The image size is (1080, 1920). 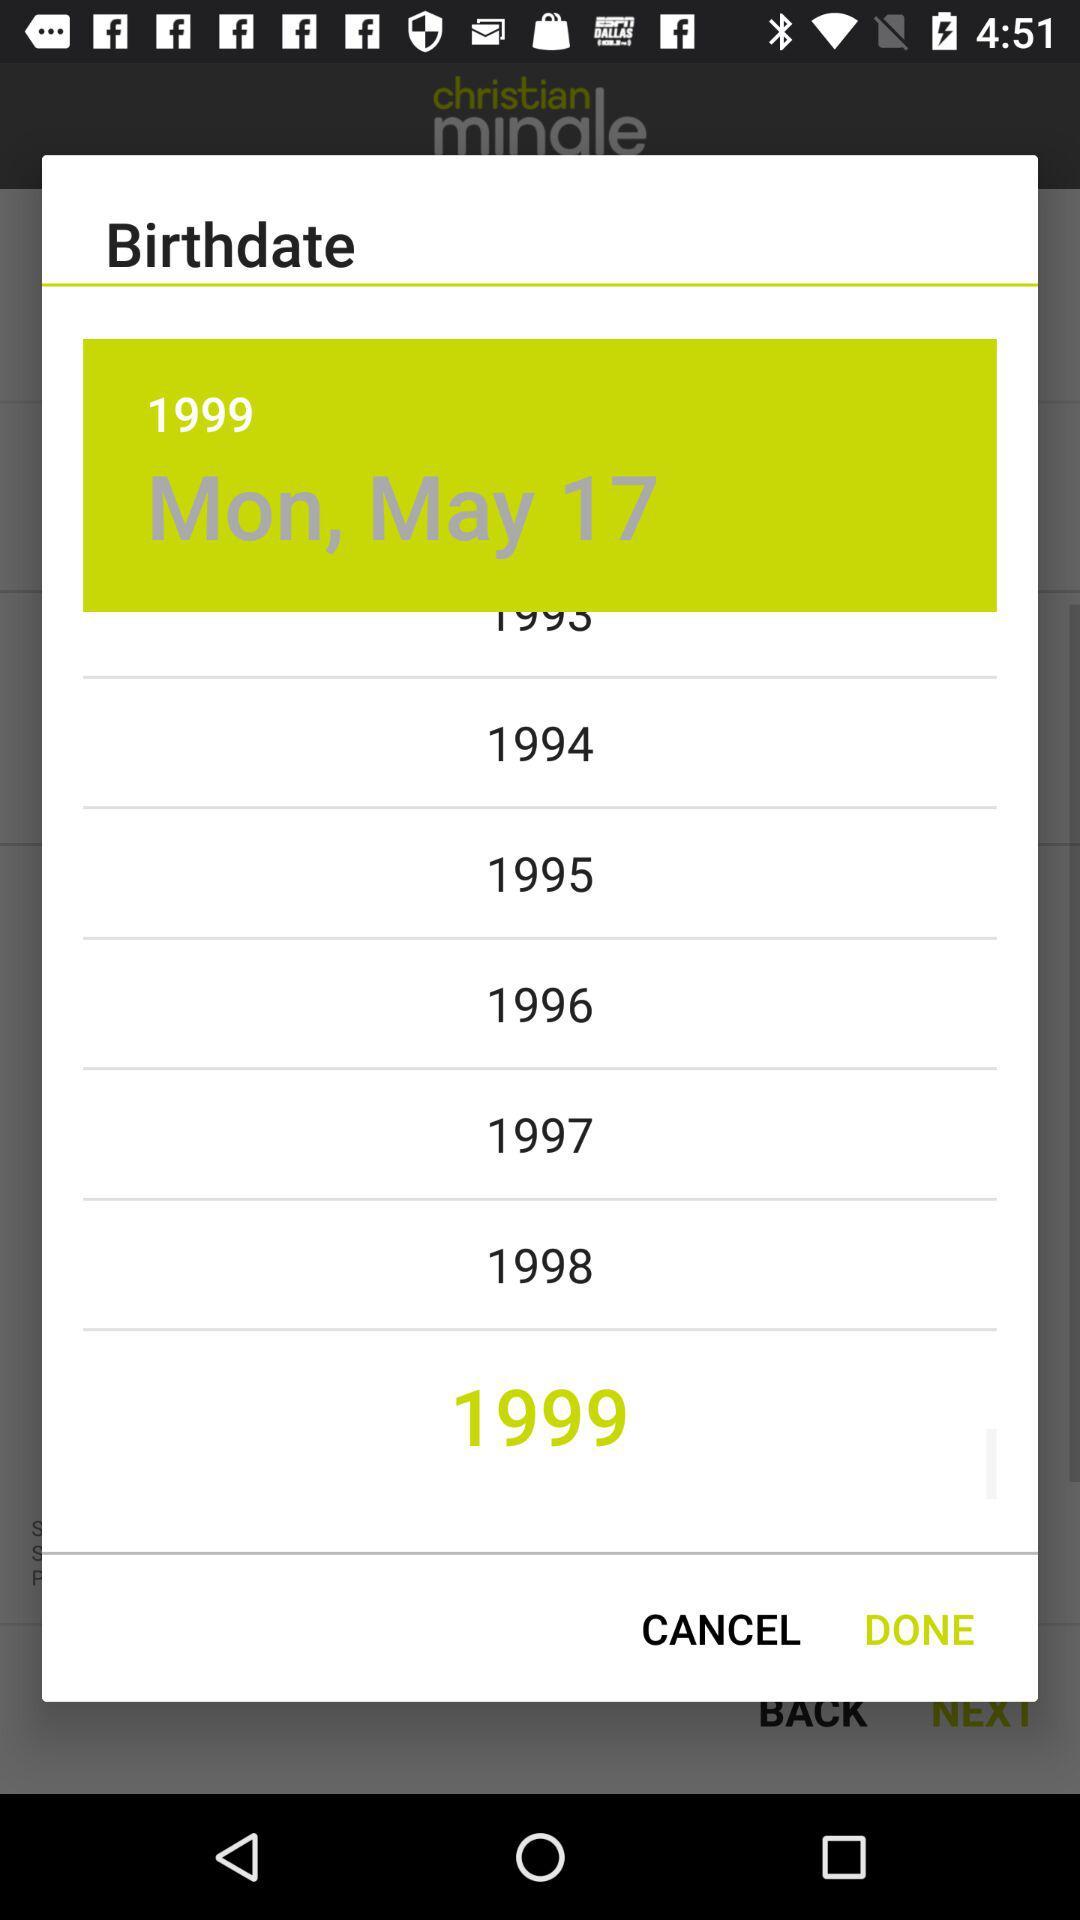 What do you see at coordinates (403, 505) in the screenshot?
I see `the item above 1993` at bounding box center [403, 505].